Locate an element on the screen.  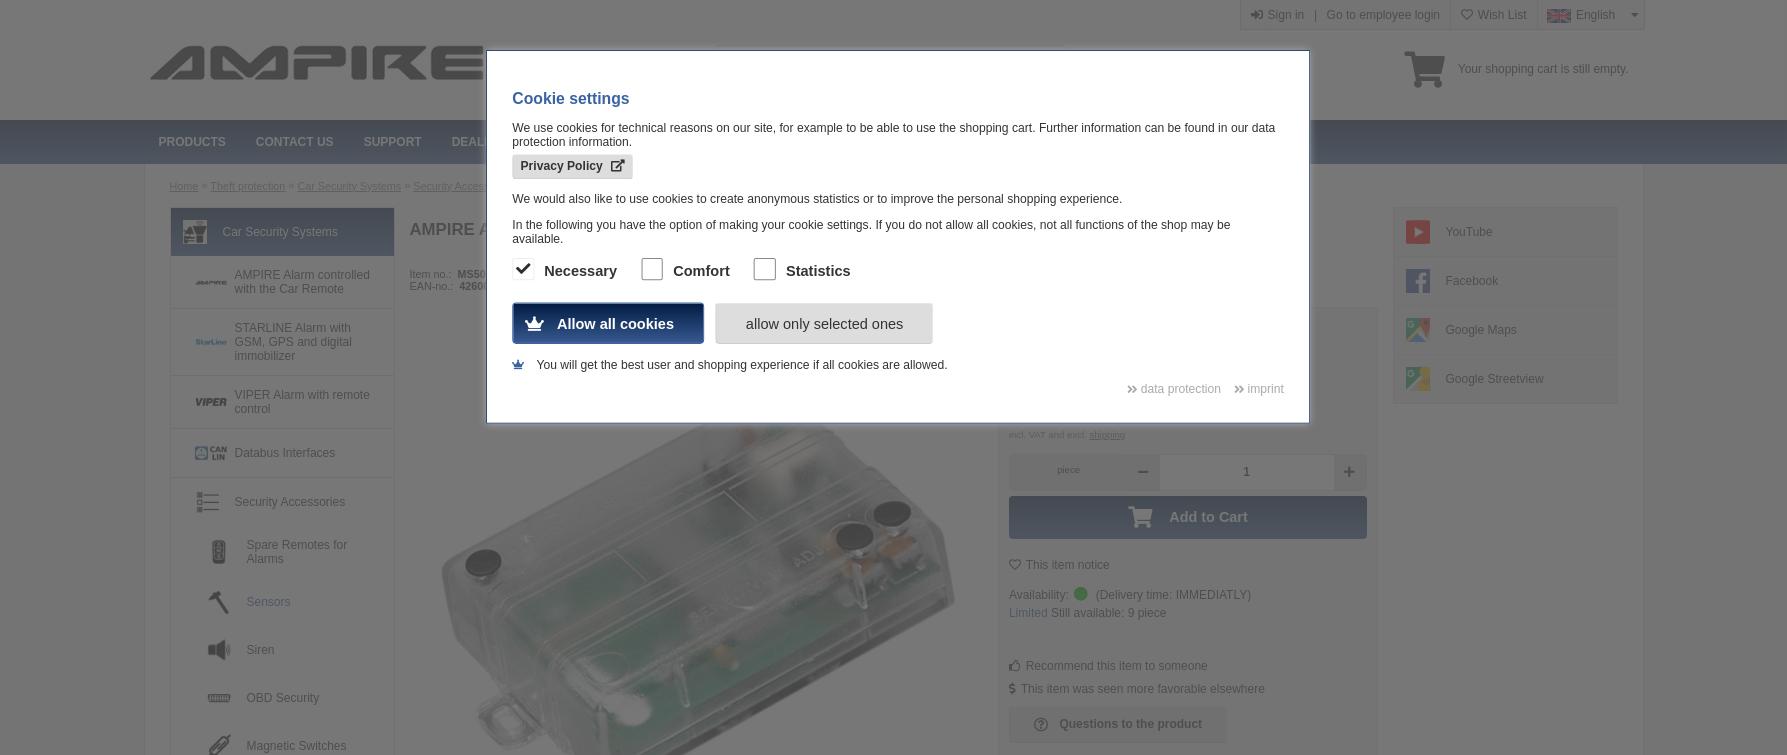
'English' is located at coordinates (1575, 15).